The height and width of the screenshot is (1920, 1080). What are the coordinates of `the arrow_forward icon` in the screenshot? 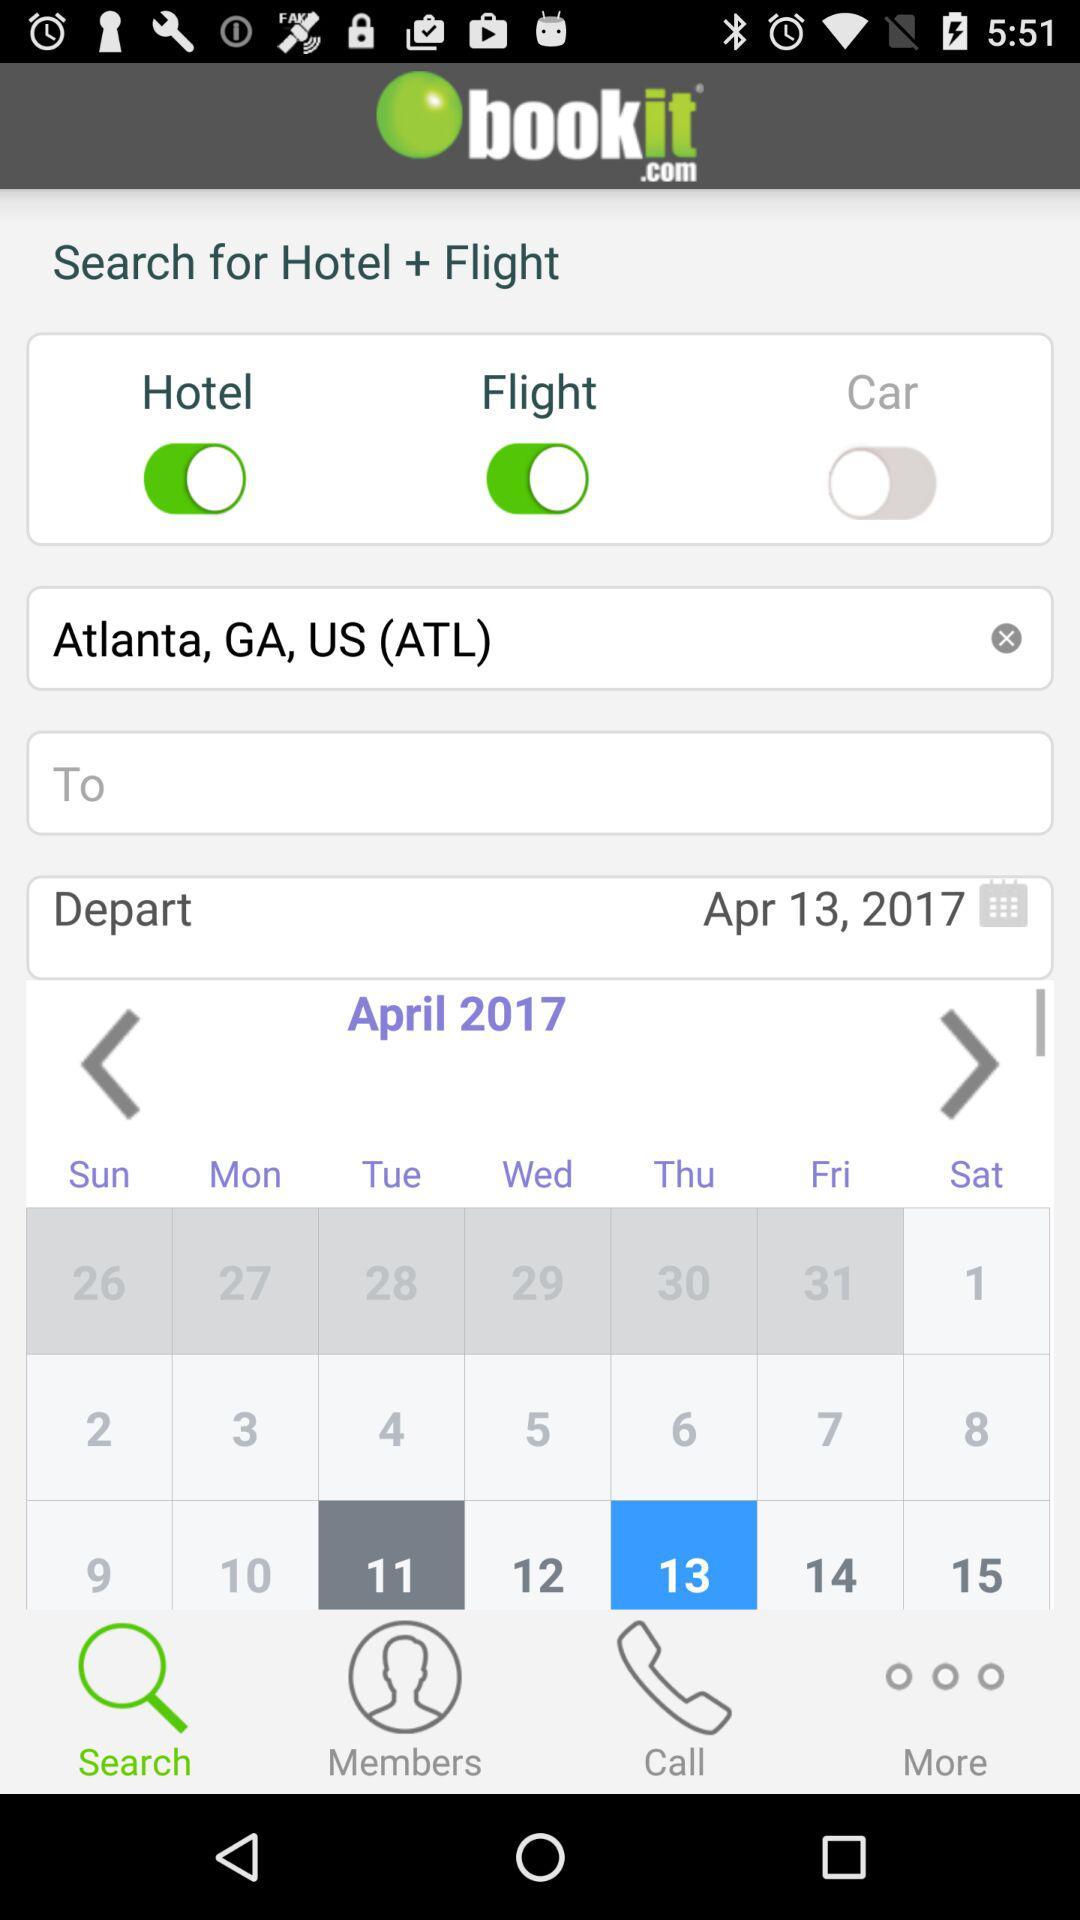 It's located at (968, 1138).